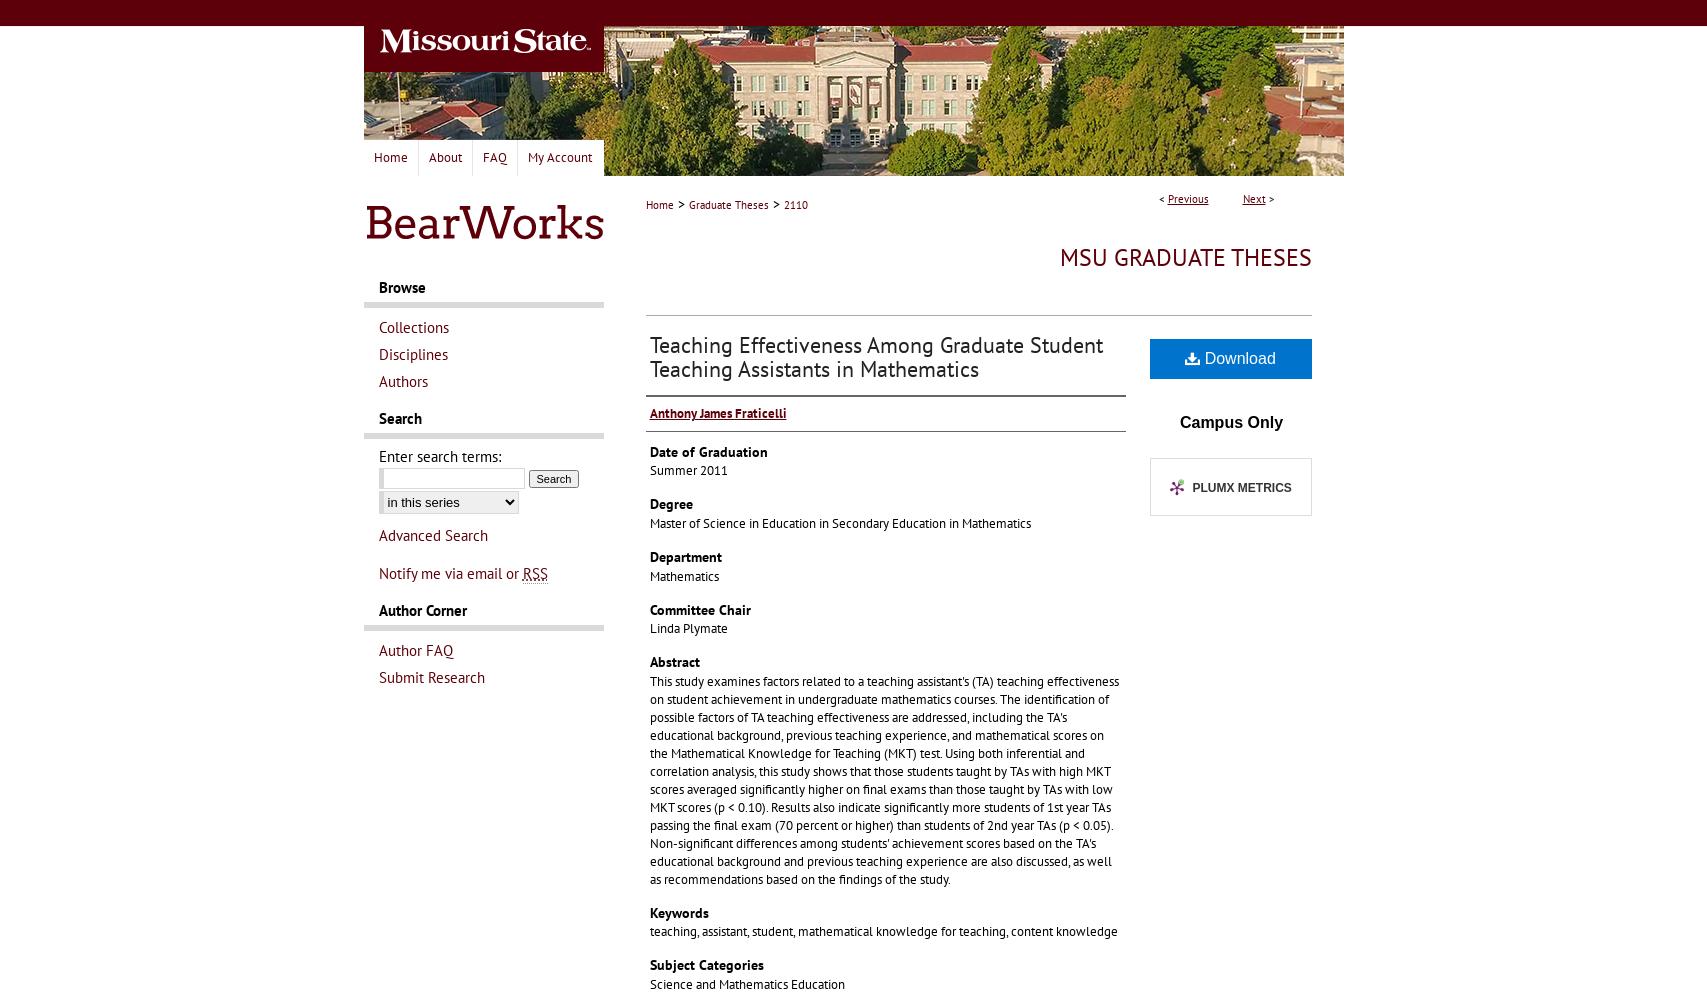 This screenshot has height=1000, width=1707. What do you see at coordinates (431, 677) in the screenshot?
I see `'Submit Research'` at bounding box center [431, 677].